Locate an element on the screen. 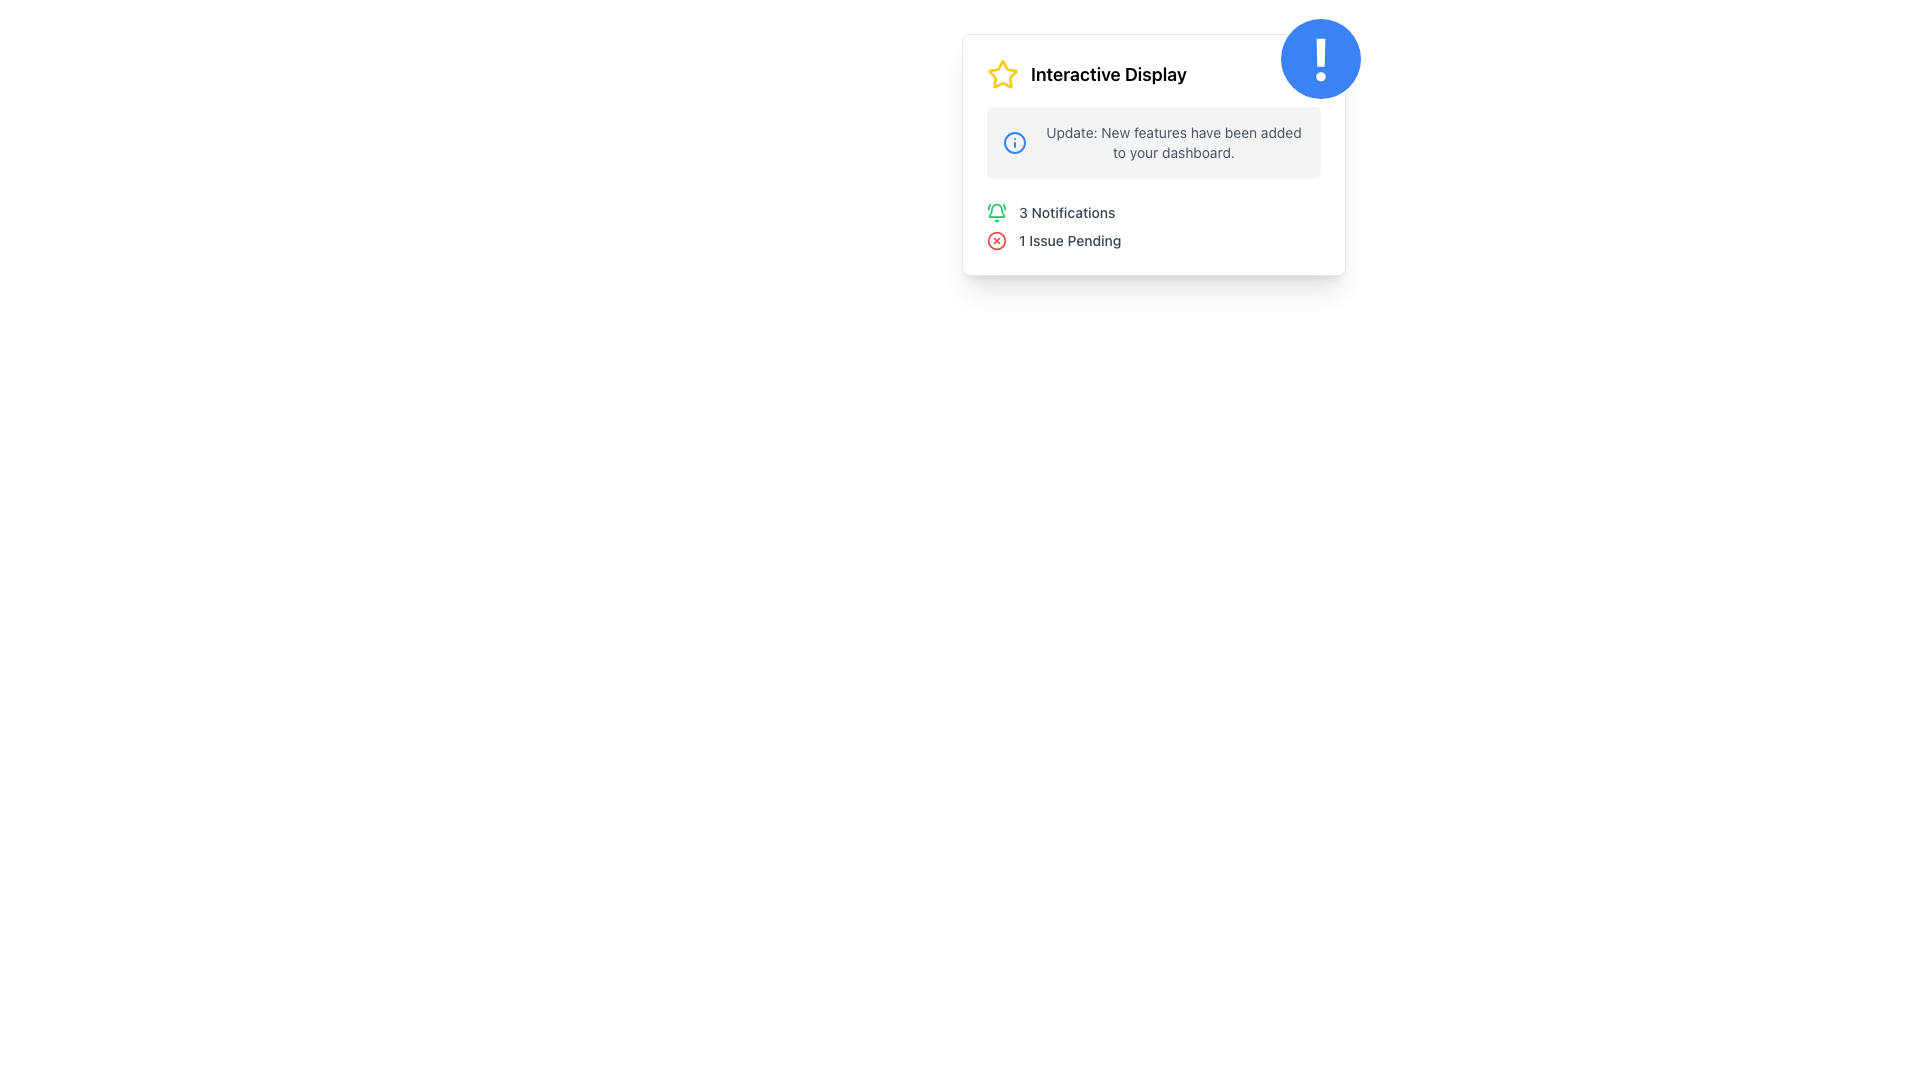 This screenshot has height=1080, width=1920. the text label that serves as the heading for the card, located in the upper left corner, to the right of a yellow star icon is located at coordinates (1107, 73).